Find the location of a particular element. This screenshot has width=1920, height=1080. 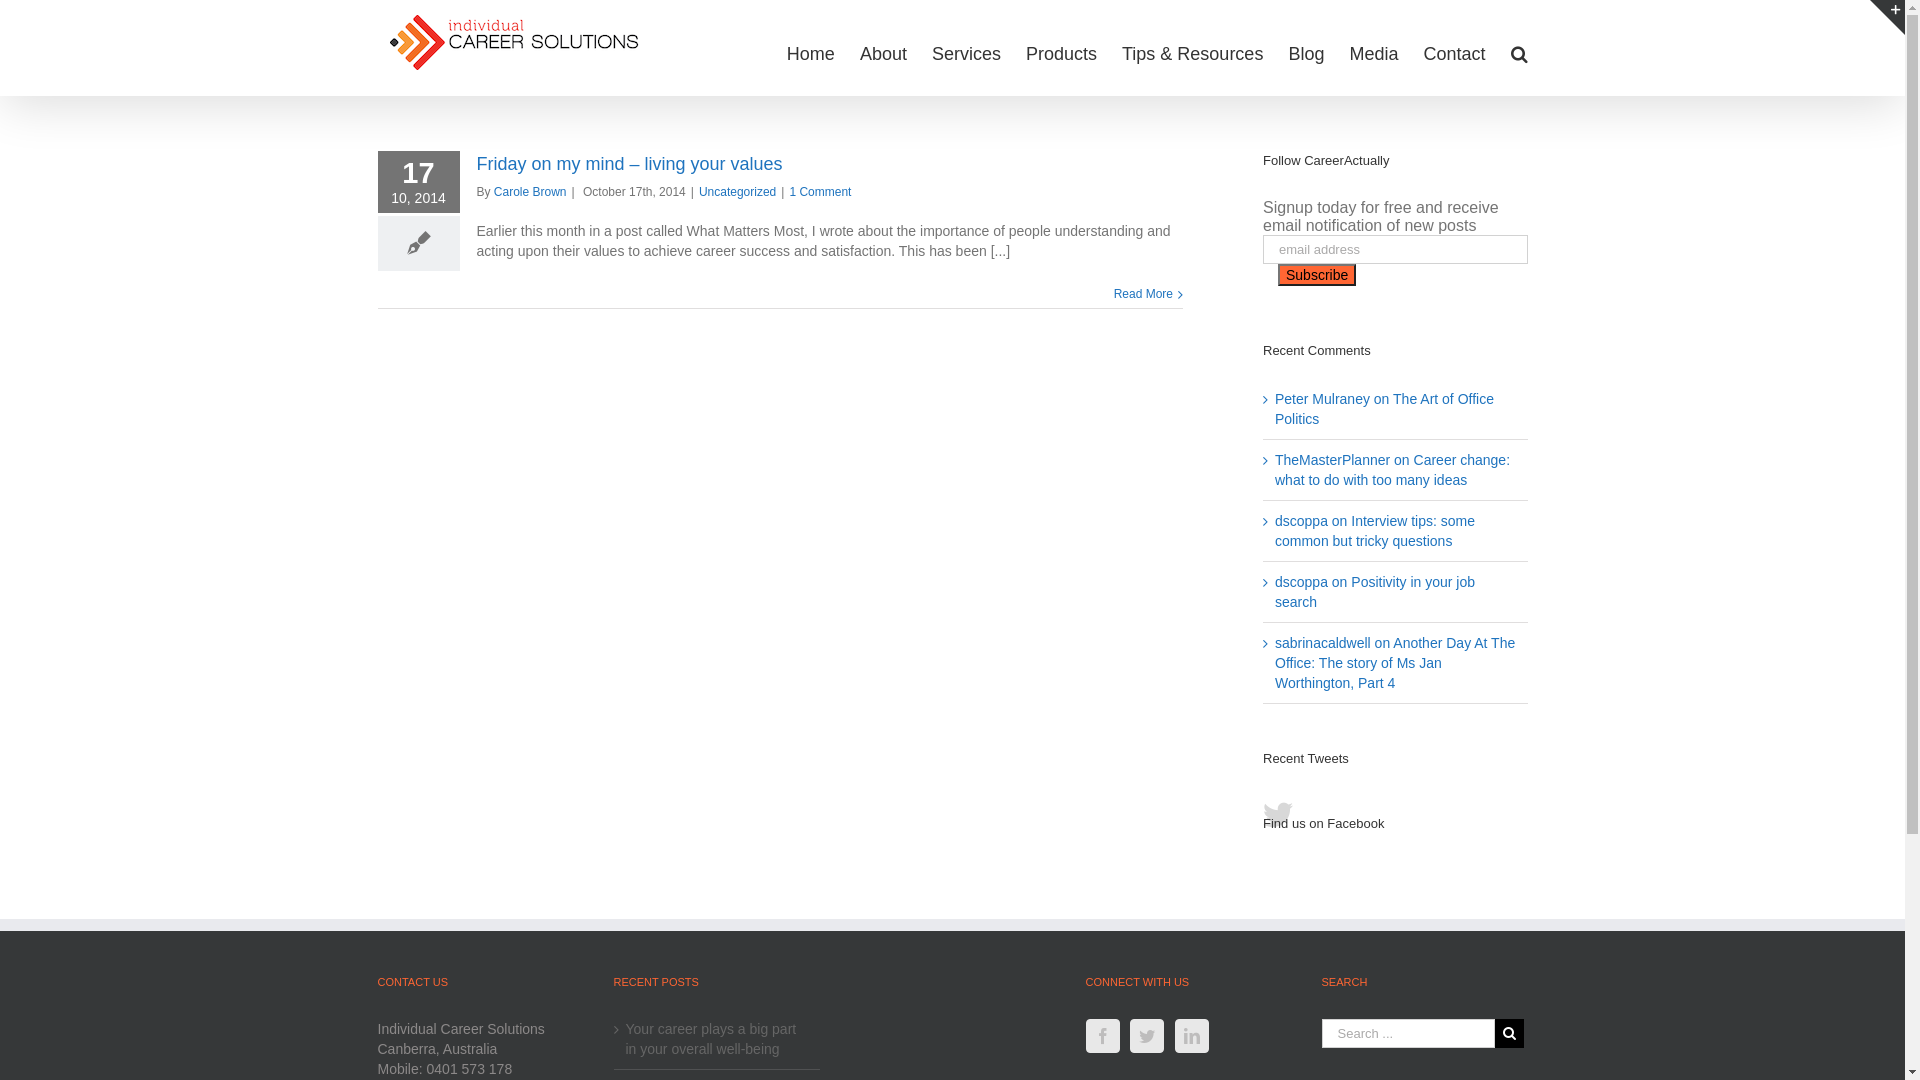

'Peter Mulraney' is located at coordinates (1322, 398).